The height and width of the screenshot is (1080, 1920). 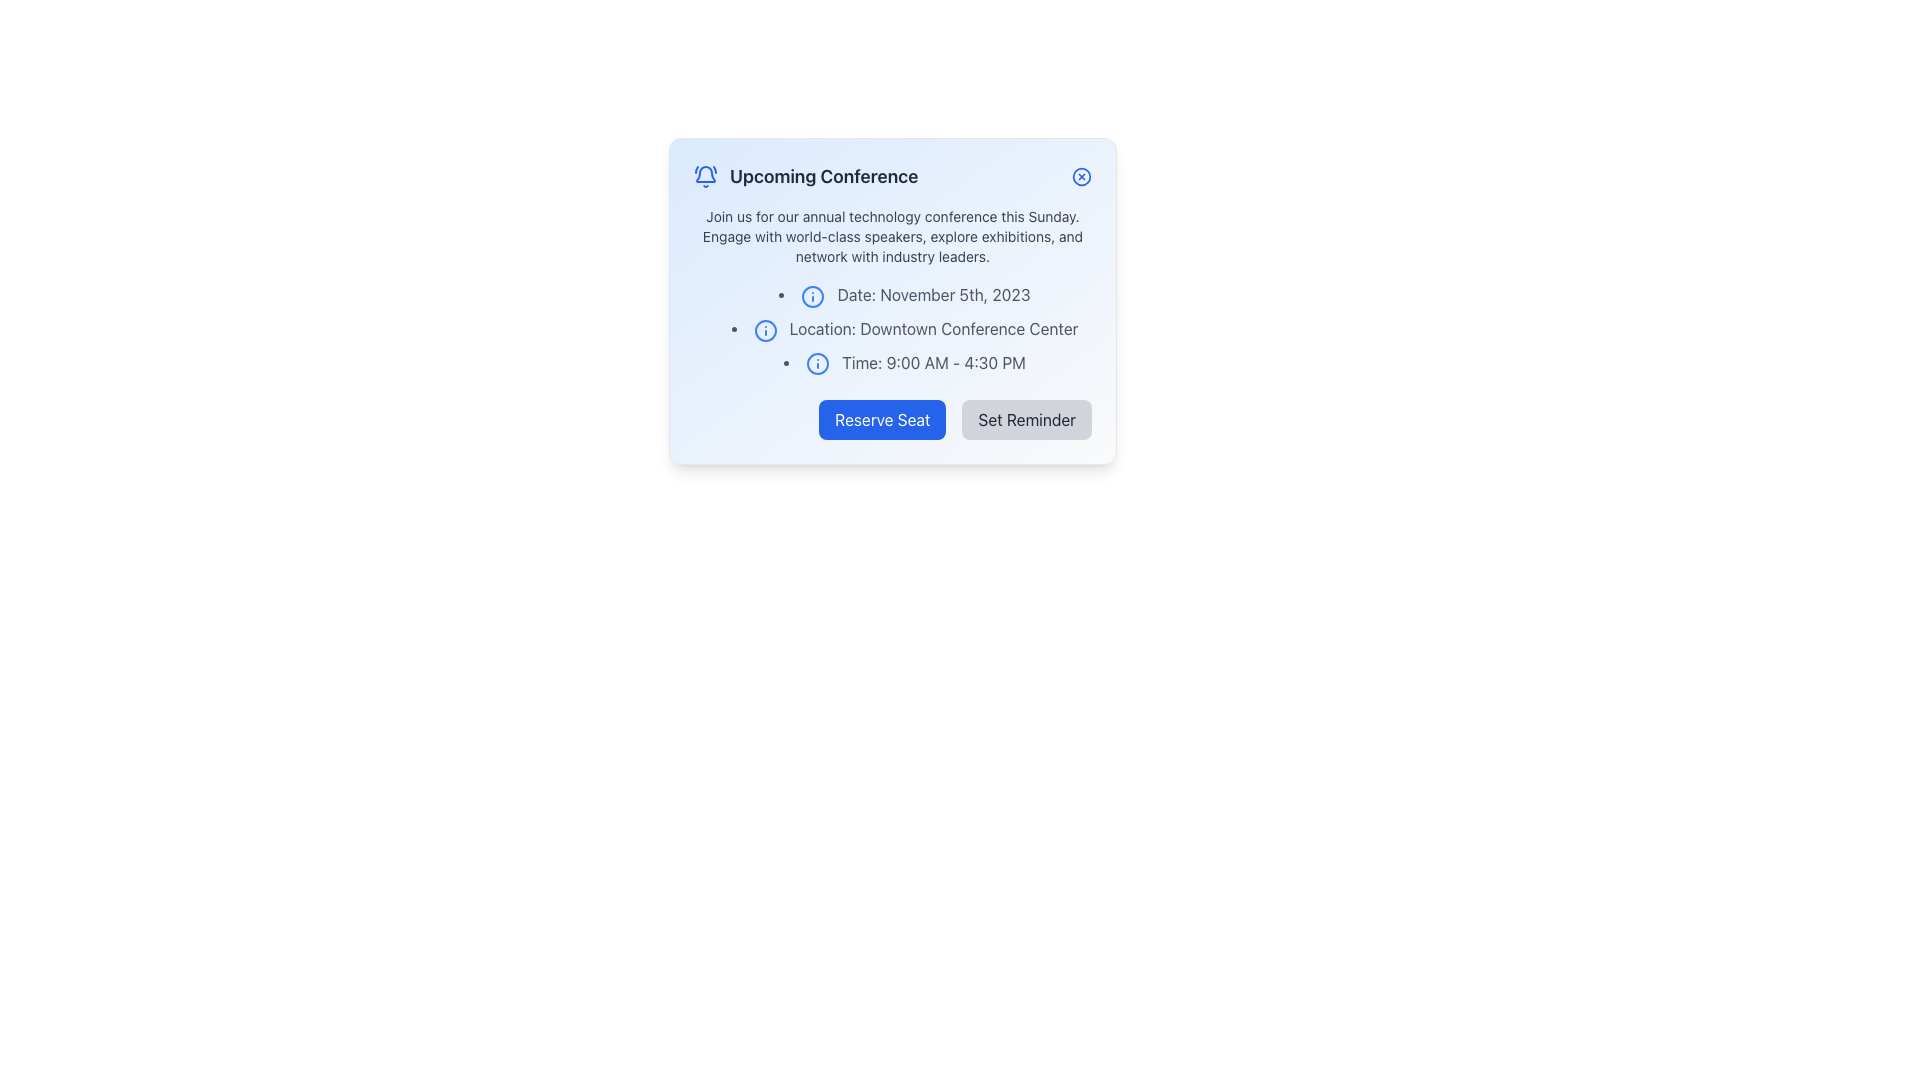 I want to click on the text element that communicates the time span of the event, located as the third item in the bullet-point list below 'Date: November 5th, 2023' and 'Location: Downtown Conference Center', so click(x=904, y=362).